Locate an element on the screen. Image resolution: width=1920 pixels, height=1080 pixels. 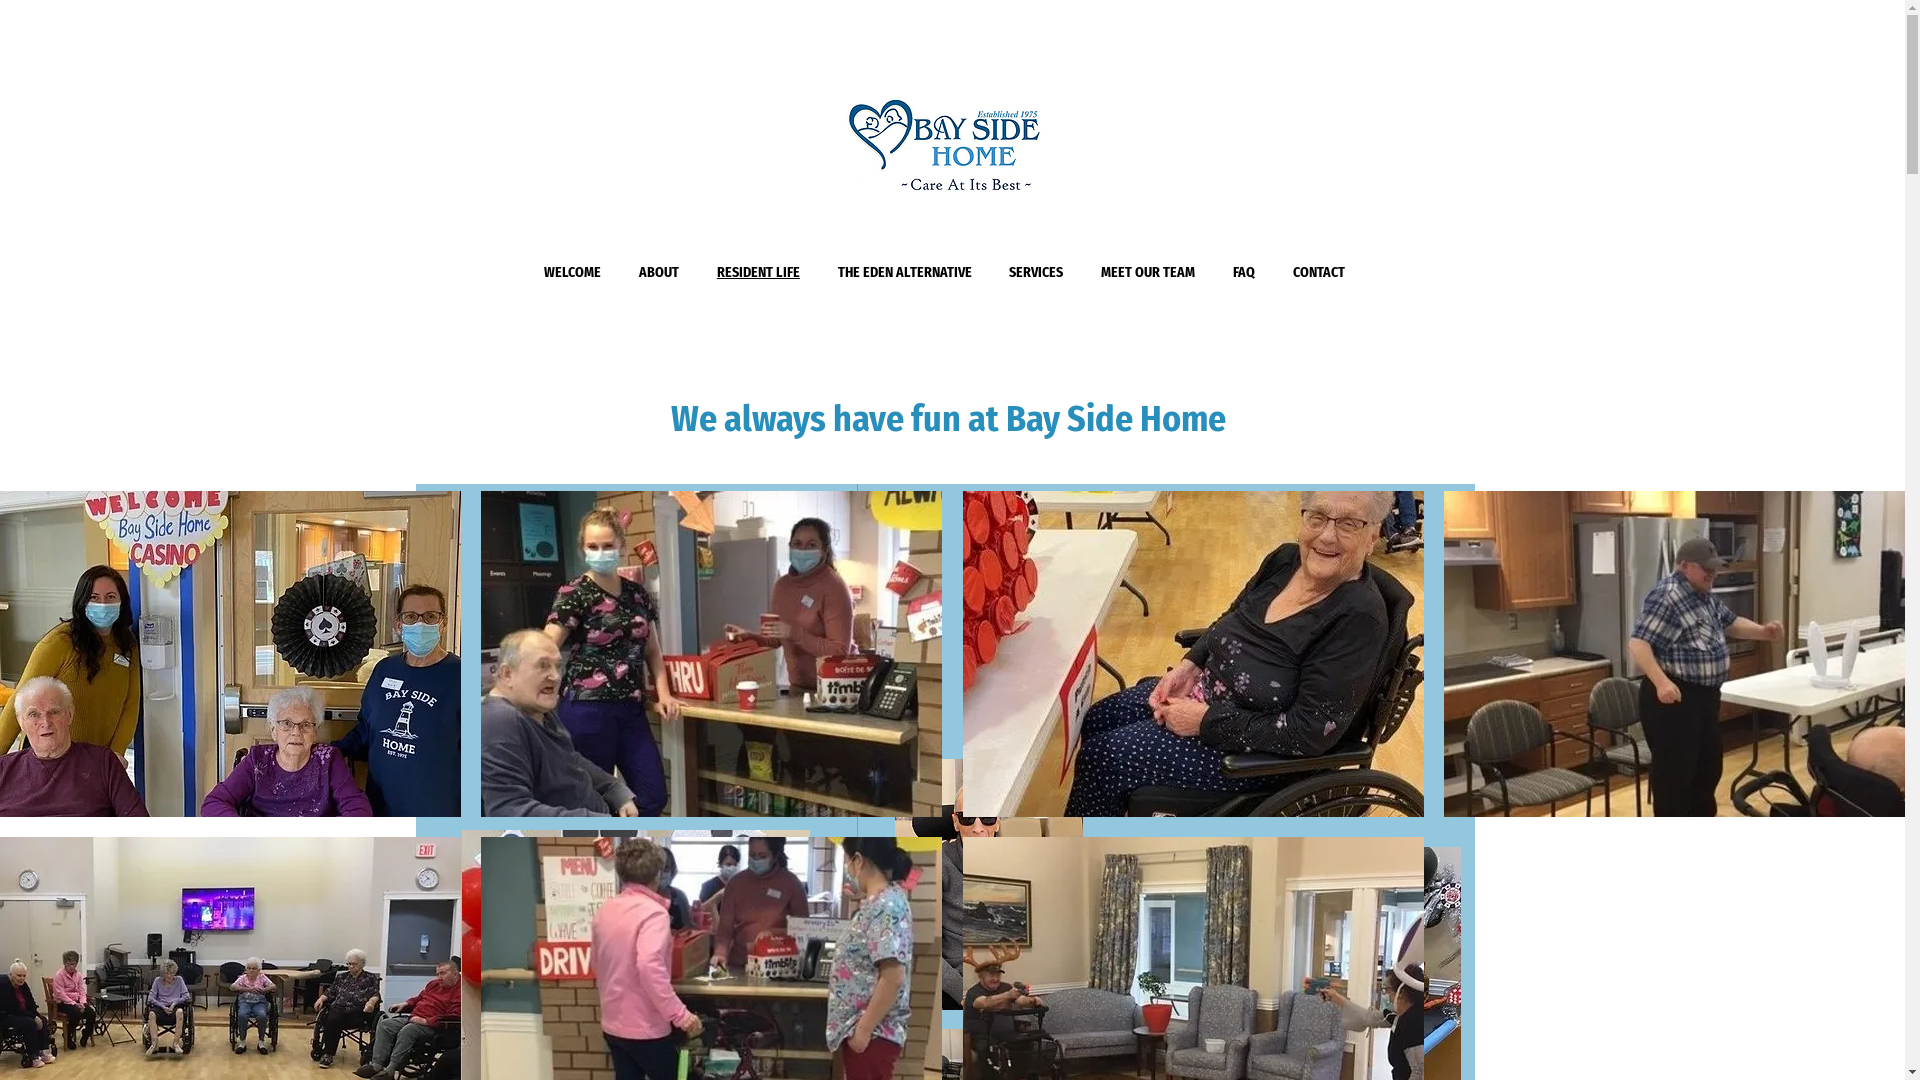
'ABOUT' is located at coordinates (658, 272).